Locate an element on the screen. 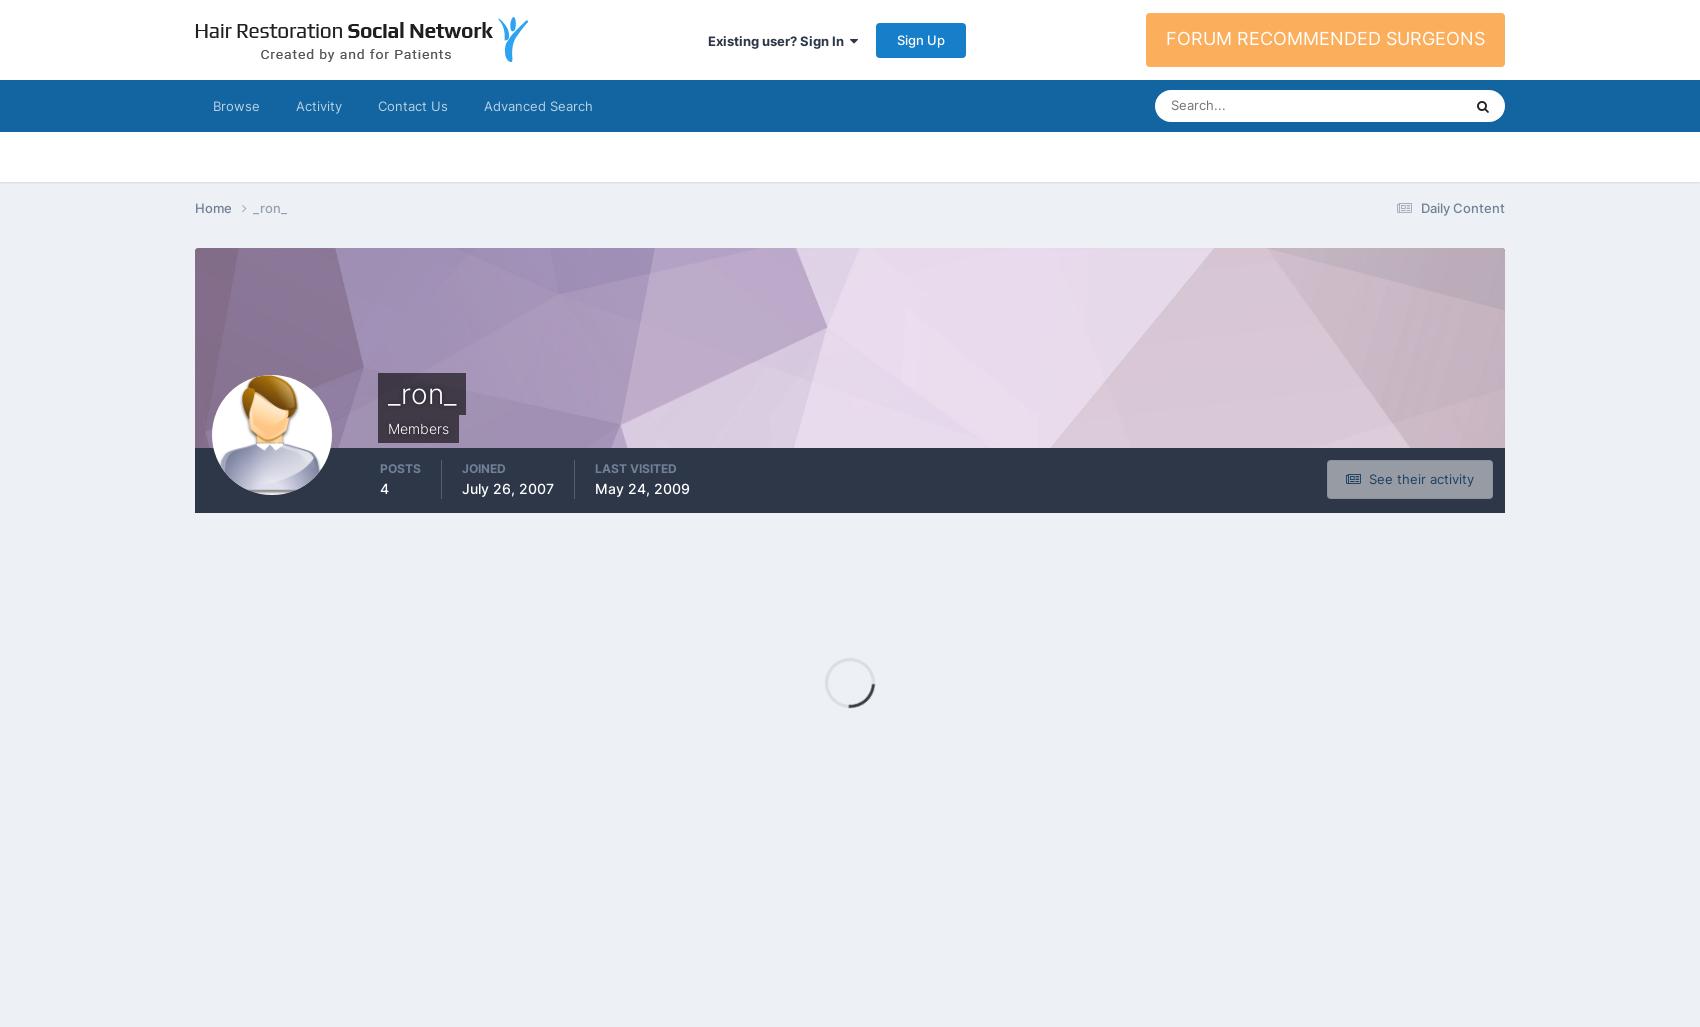 The width and height of the screenshot is (1700, 1027). 'Home' is located at coordinates (215, 206).